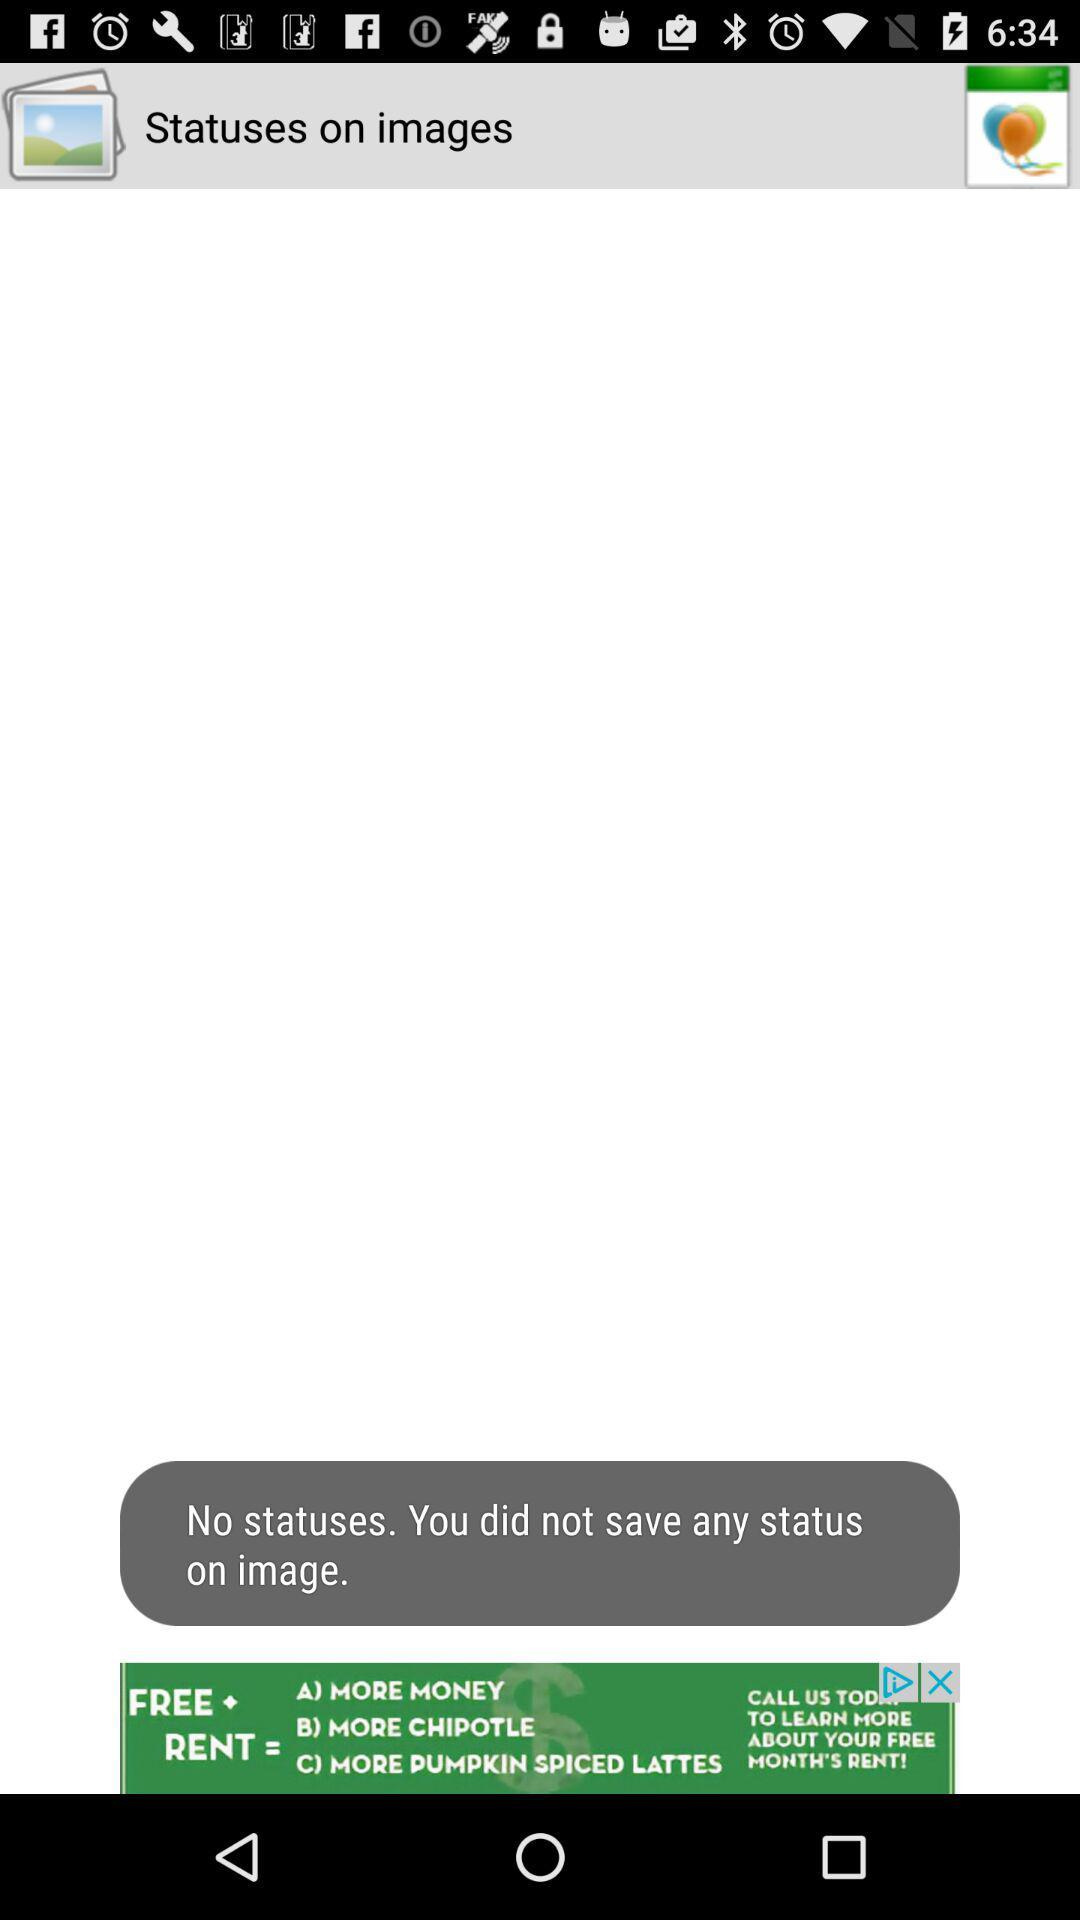  What do you see at coordinates (540, 1727) in the screenshot?
I see `advertising bar` at bounding box center [540, 1727].